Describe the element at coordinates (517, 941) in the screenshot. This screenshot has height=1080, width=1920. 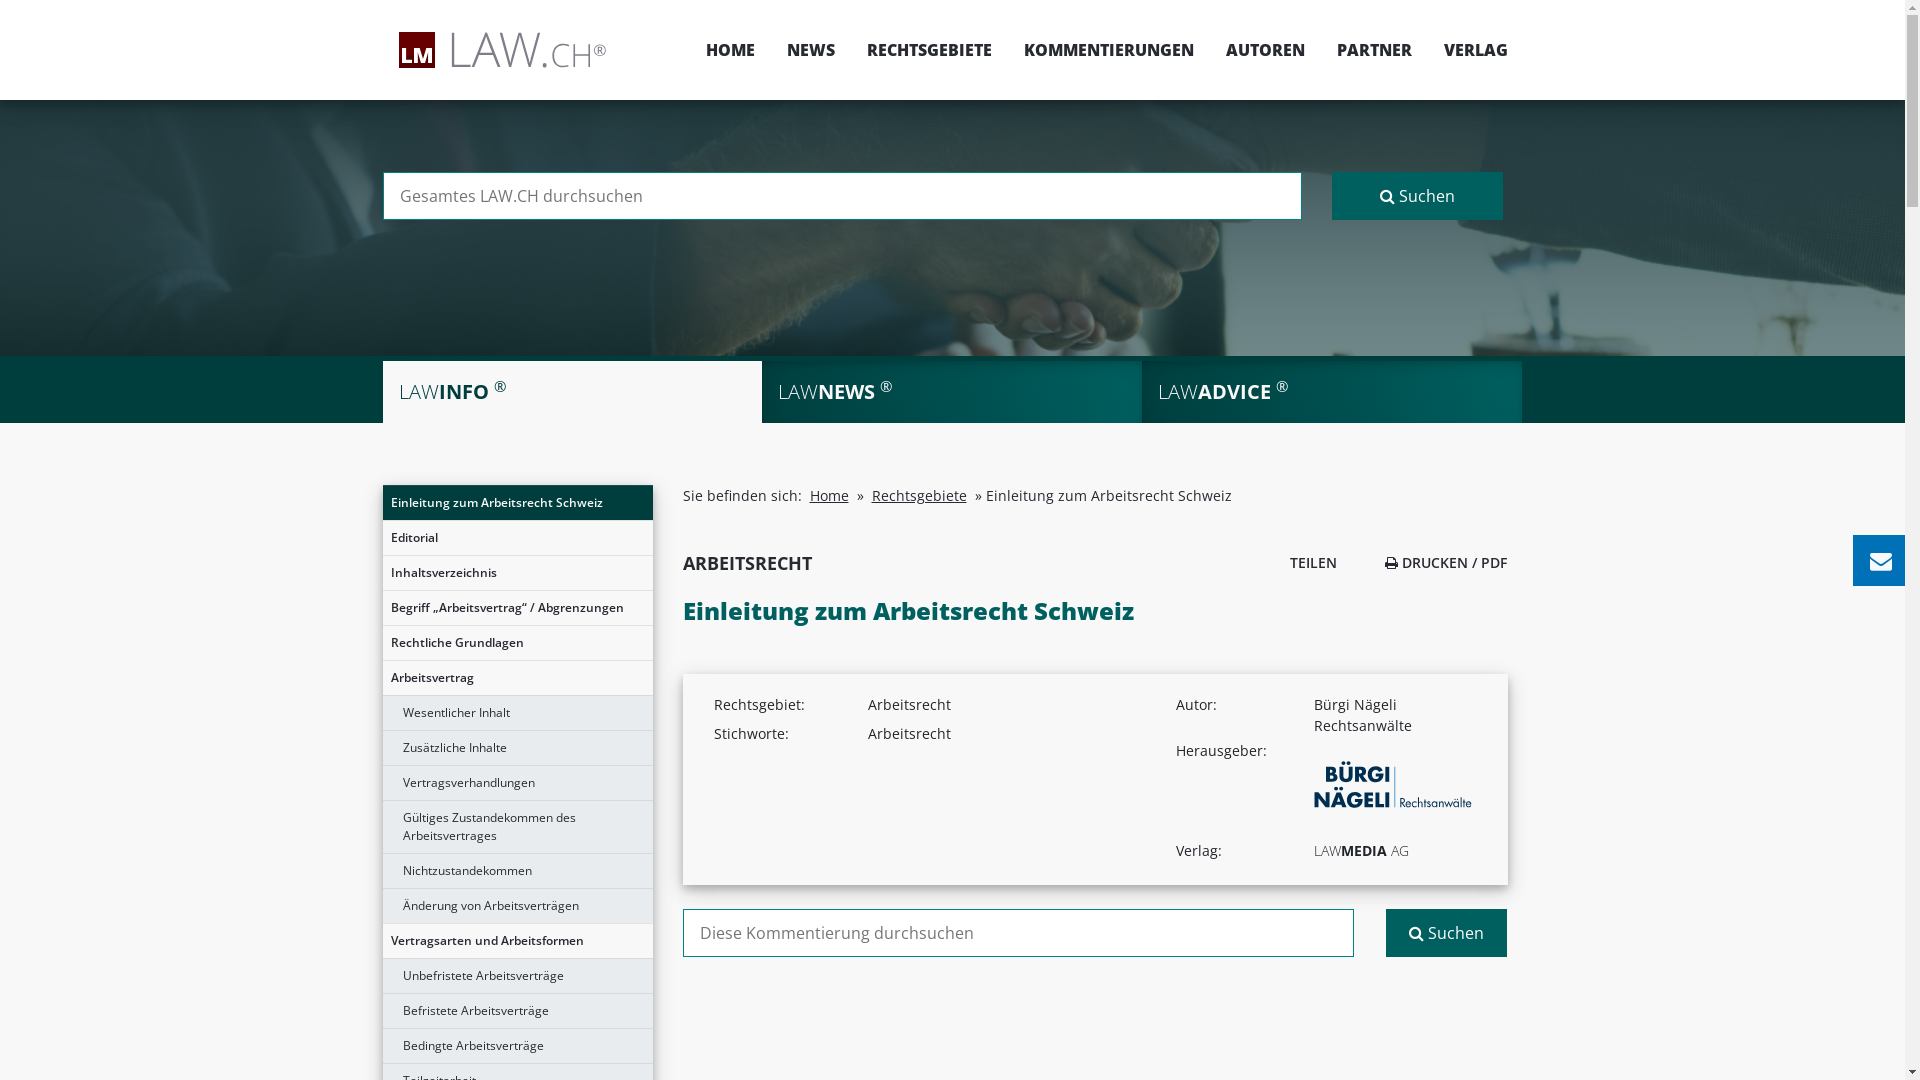
I see `'Vertragsarten und Arbeitsformen'` at that location.